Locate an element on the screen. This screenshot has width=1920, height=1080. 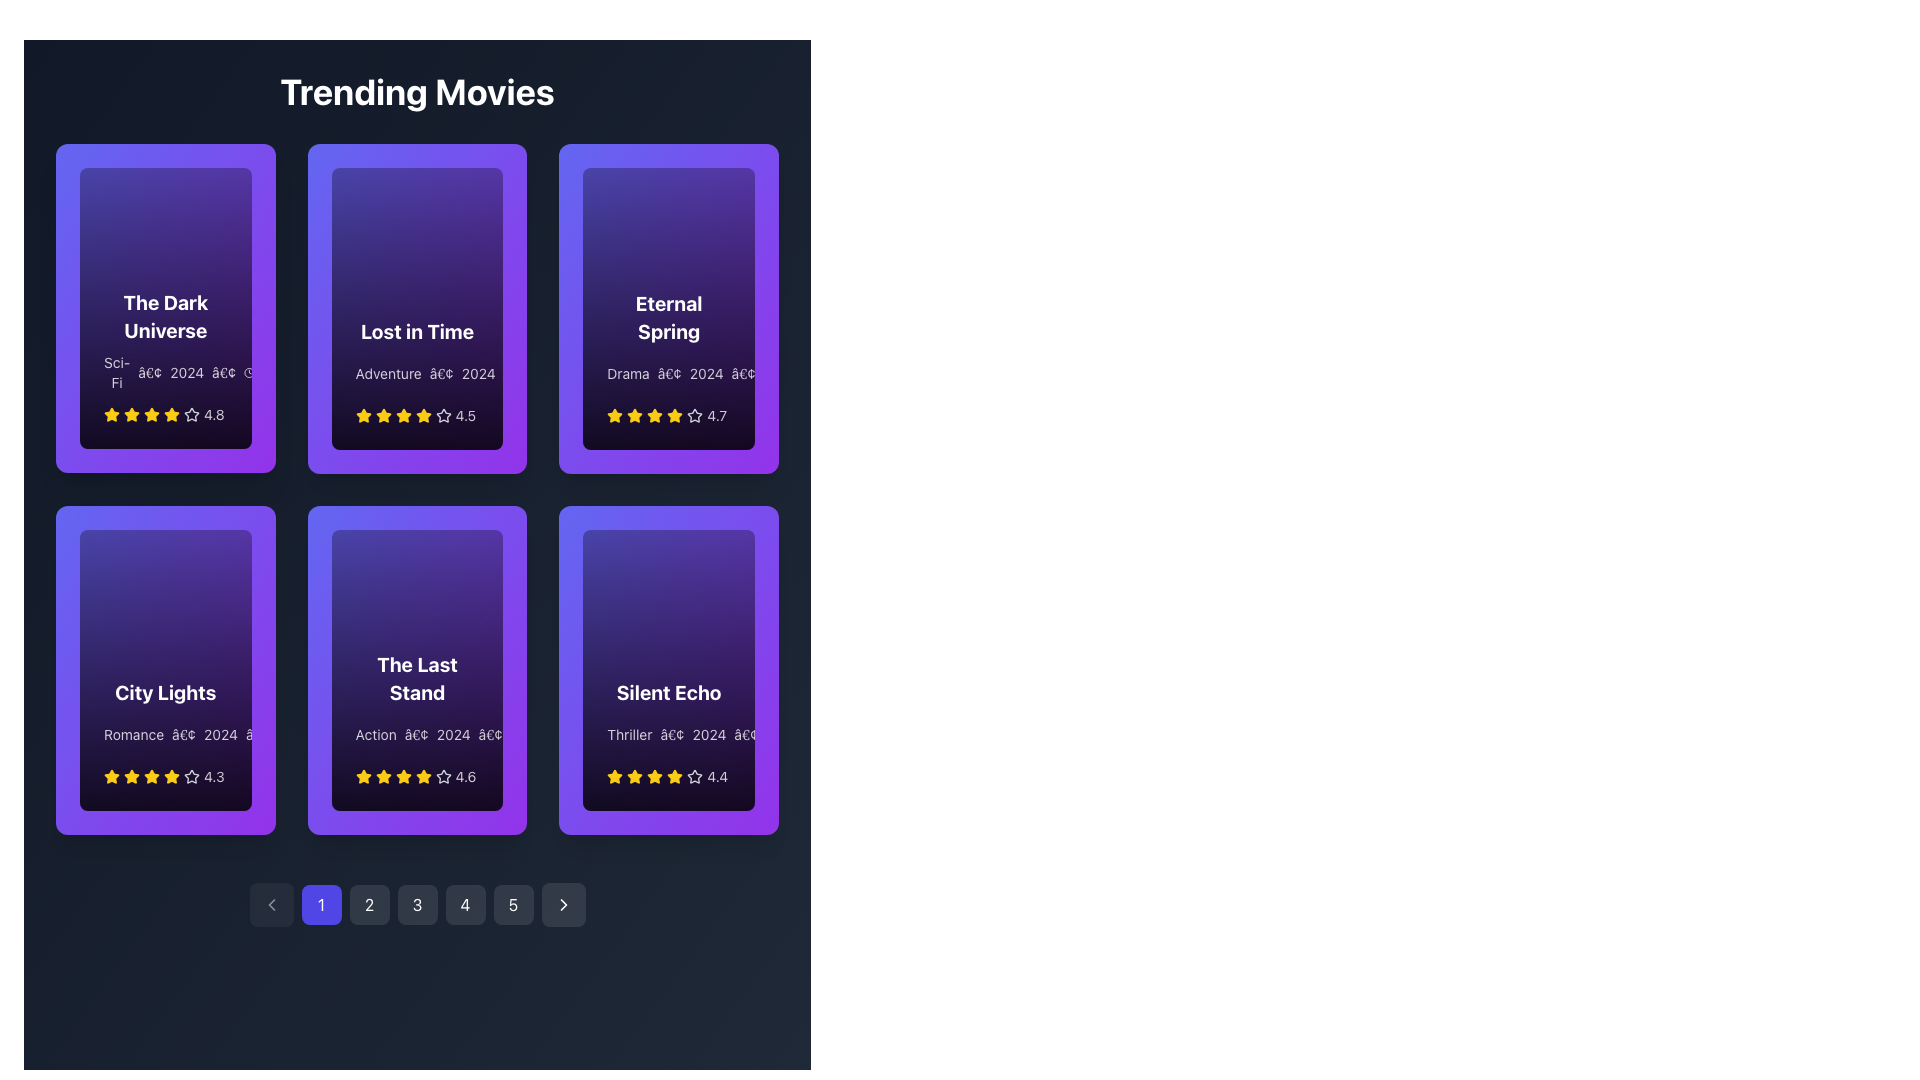
the visual representation of the fifth star icon in the rating system below the movie title 'The Dark Universe' is located at coordinates (151, 414).